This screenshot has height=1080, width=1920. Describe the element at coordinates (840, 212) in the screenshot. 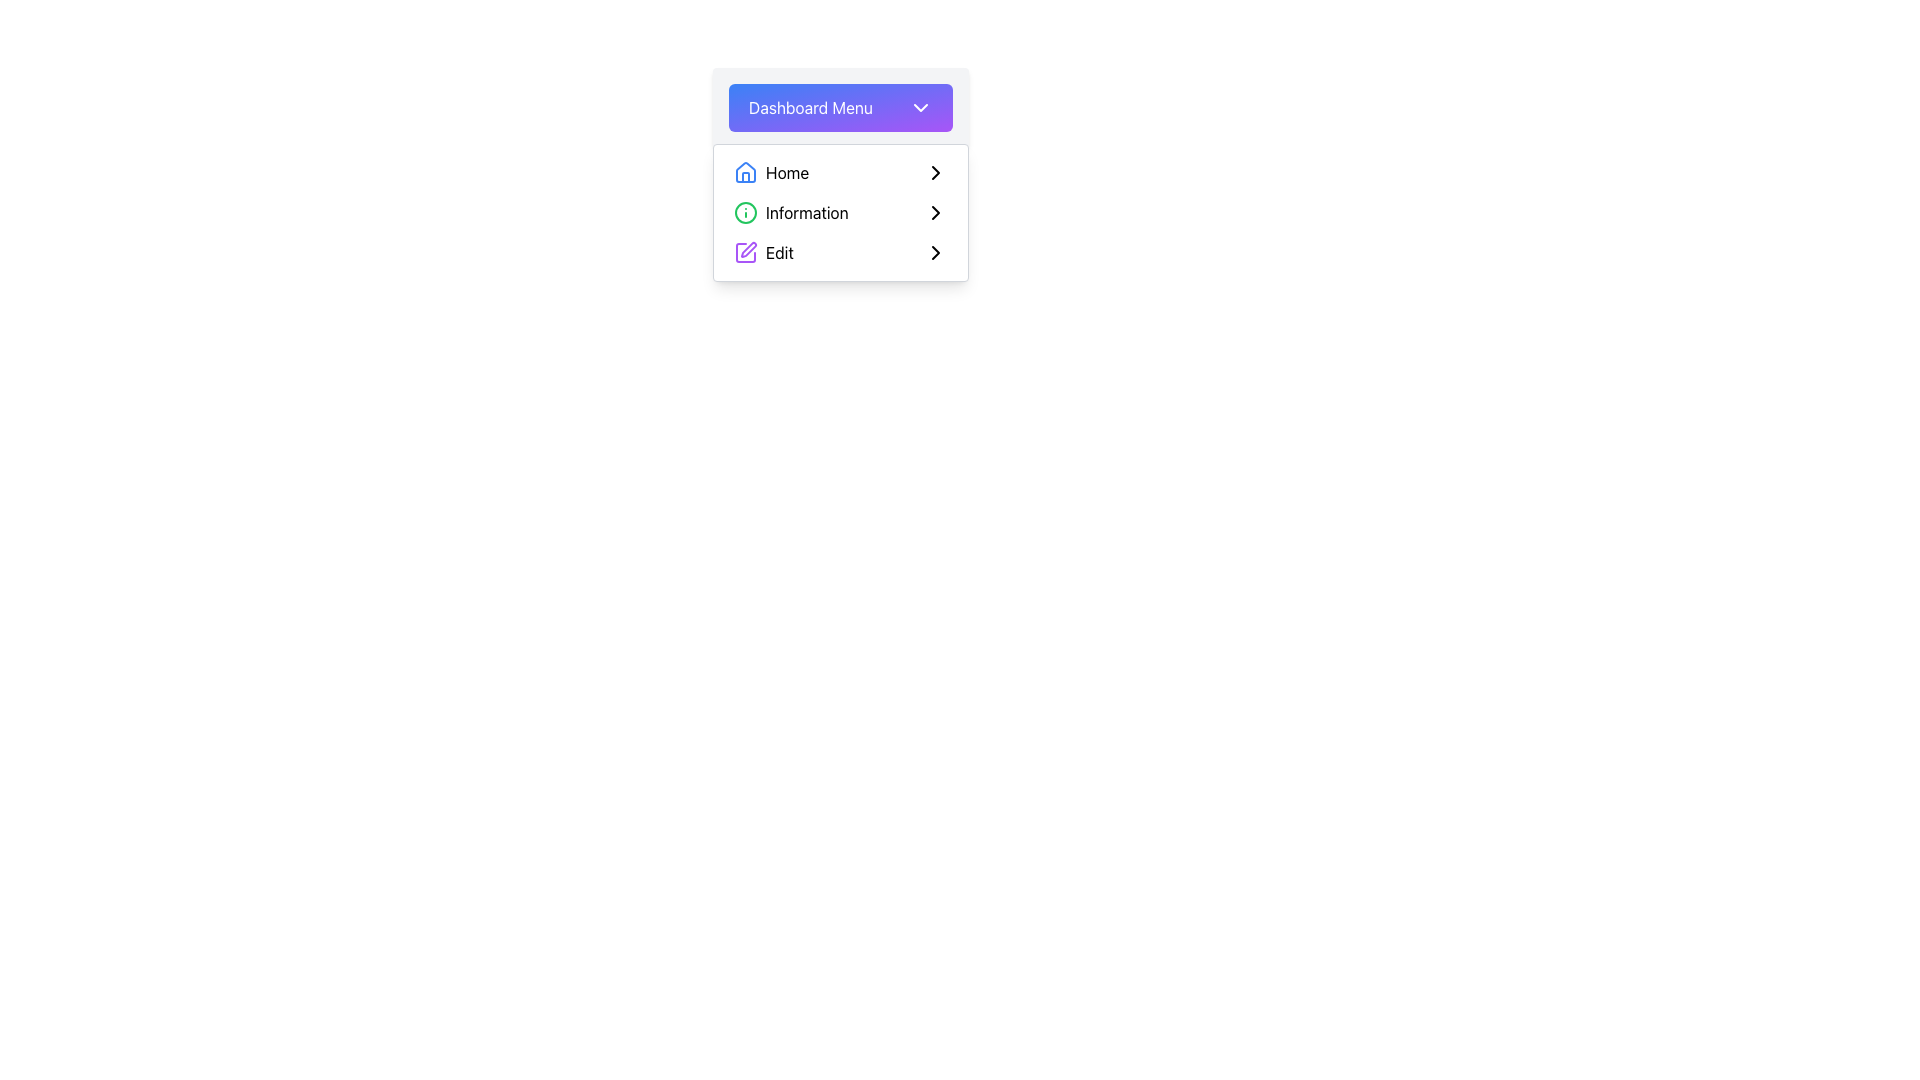

I see `the 'Information' menu item, which is the second item in the Dashboard Menu` at that location.